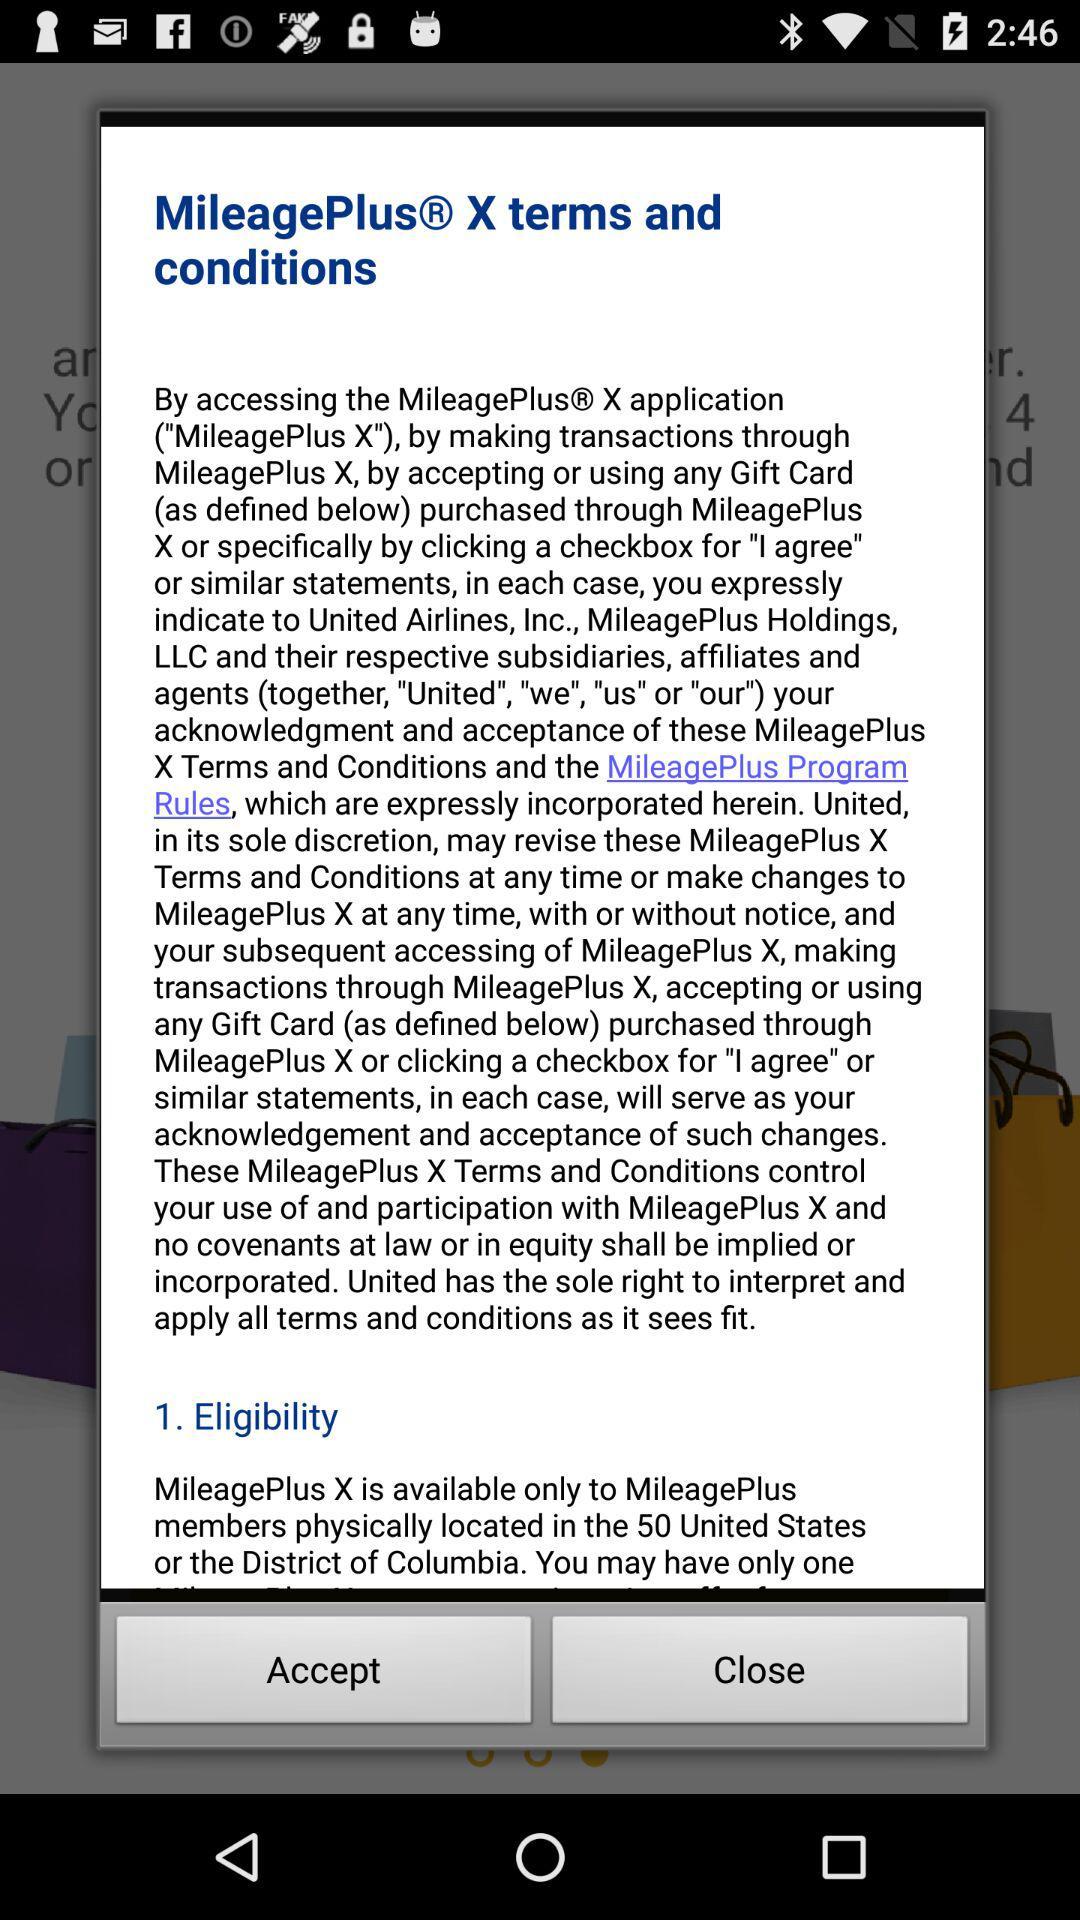 The image size is (1080, 1920). What do you see at coordinates (323, 1675) in the screenshot?
I see `the app below the mileageplus x is app` at bounding box center [323, 1675].